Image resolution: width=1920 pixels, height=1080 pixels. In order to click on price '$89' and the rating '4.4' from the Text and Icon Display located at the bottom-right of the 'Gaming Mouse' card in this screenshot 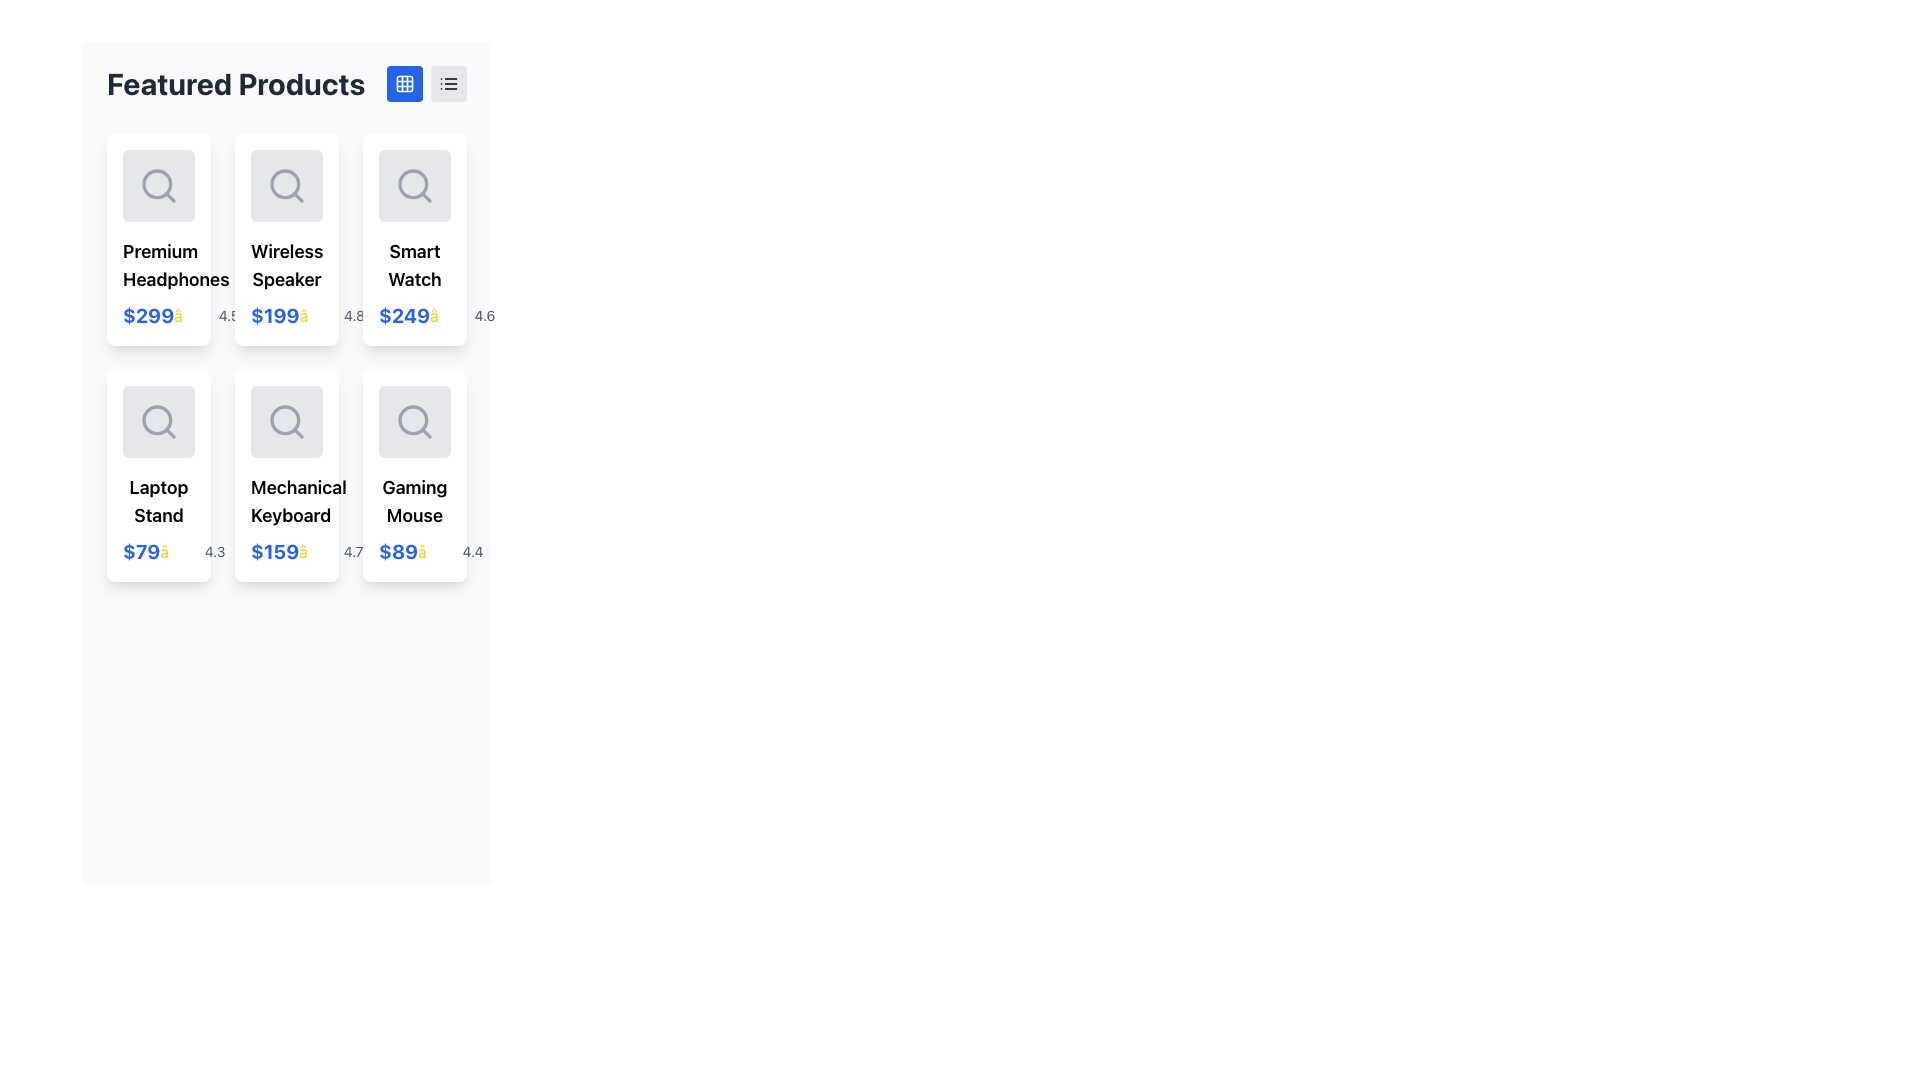, I will do `click(413, 551)`.